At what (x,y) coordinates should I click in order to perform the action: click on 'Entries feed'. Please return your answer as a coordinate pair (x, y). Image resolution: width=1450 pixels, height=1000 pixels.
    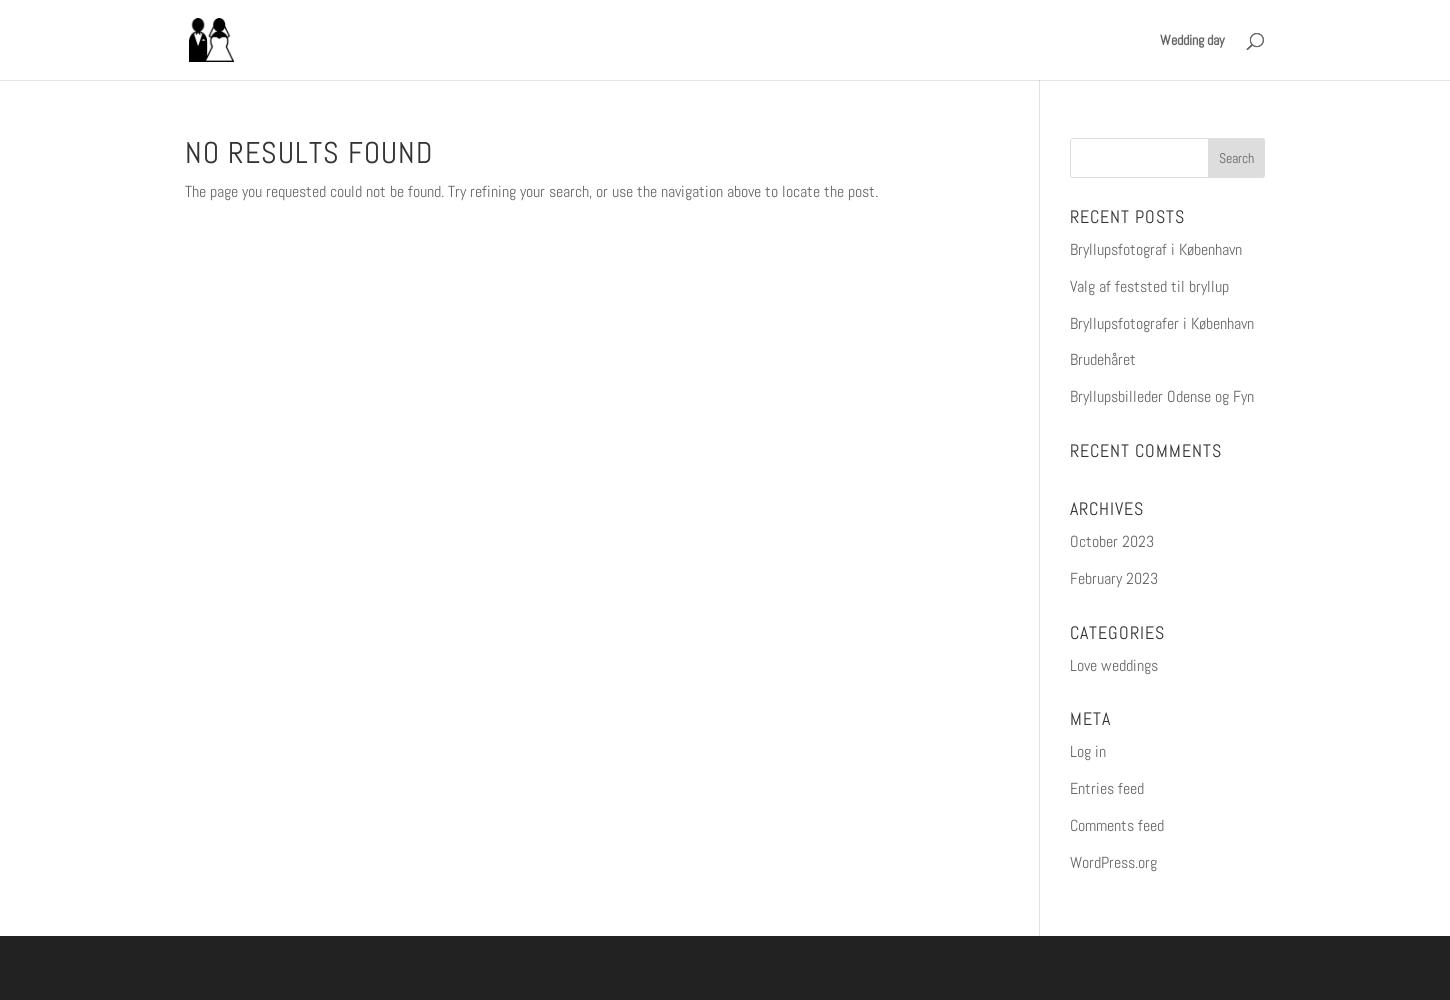
    Looking at the image, I should click on (1105, 788).